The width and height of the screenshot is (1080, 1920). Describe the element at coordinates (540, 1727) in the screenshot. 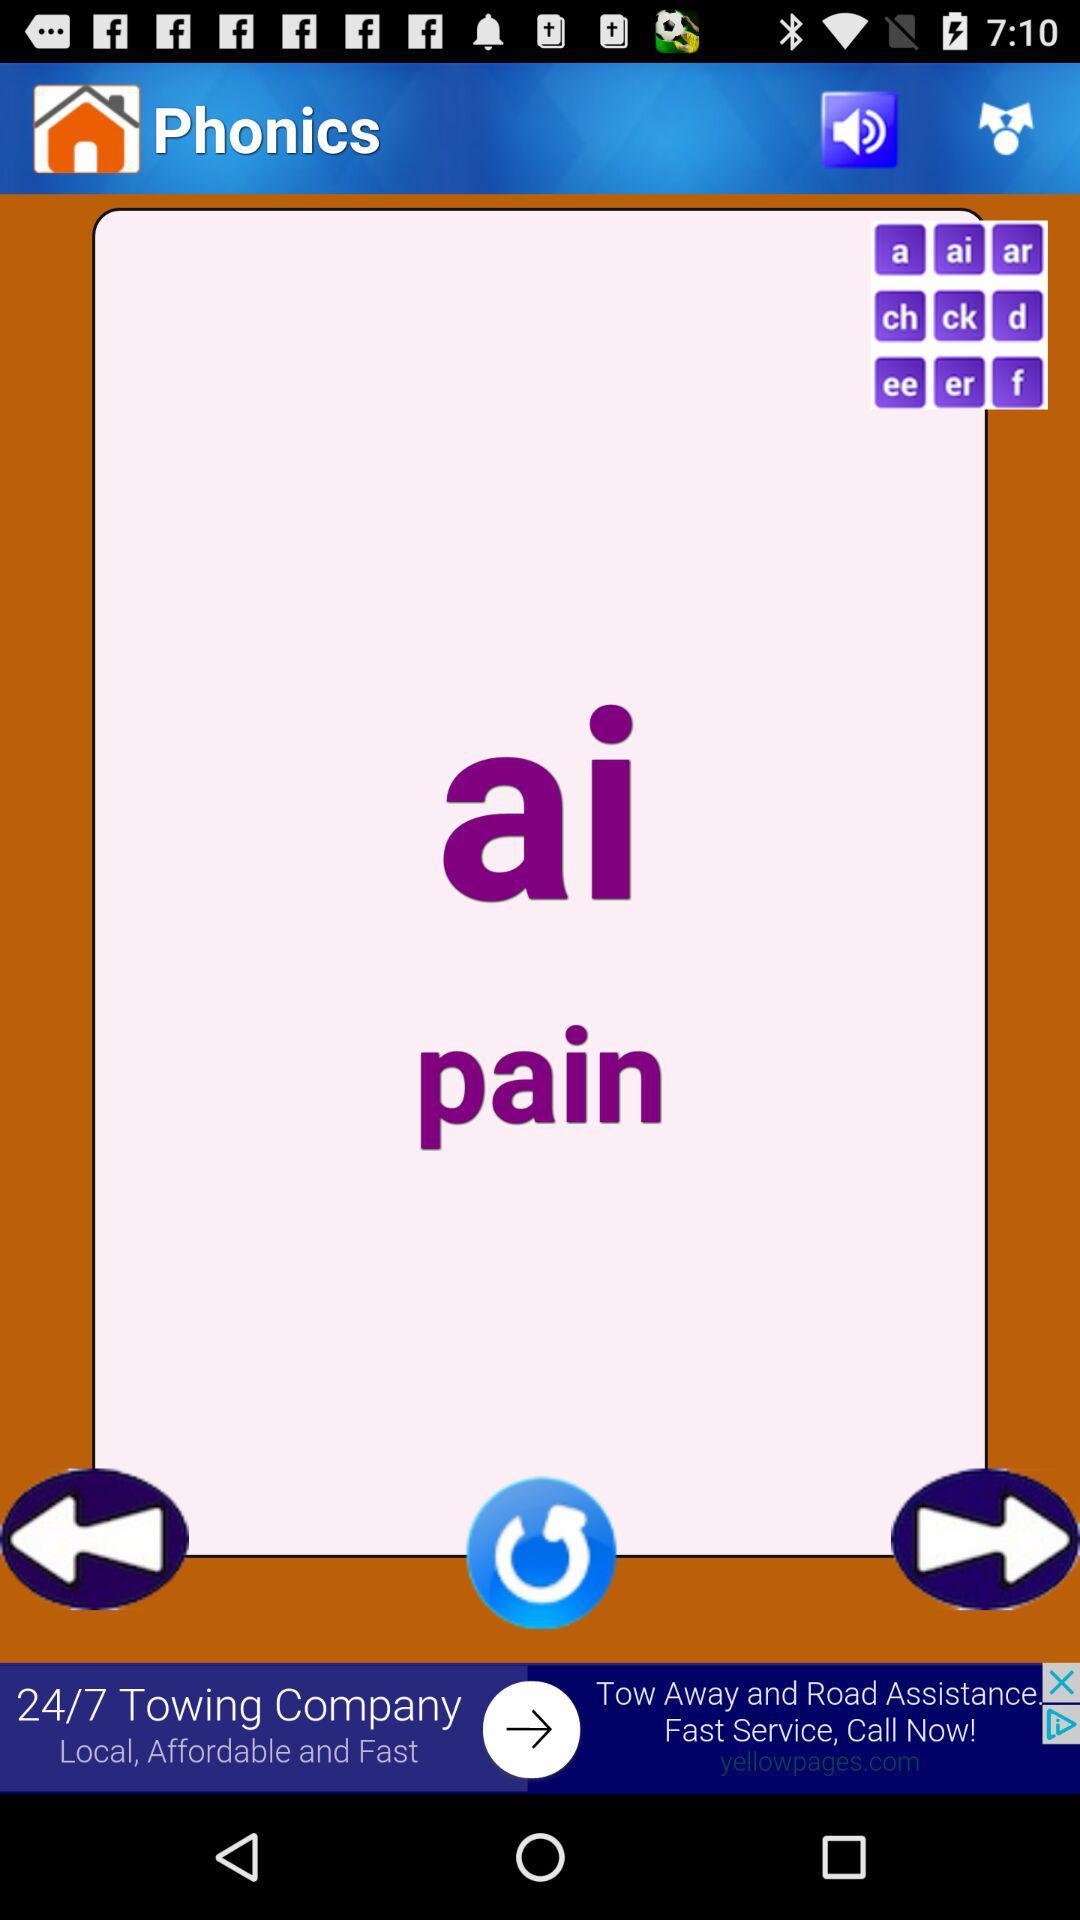

I see `click towing company` at that location.